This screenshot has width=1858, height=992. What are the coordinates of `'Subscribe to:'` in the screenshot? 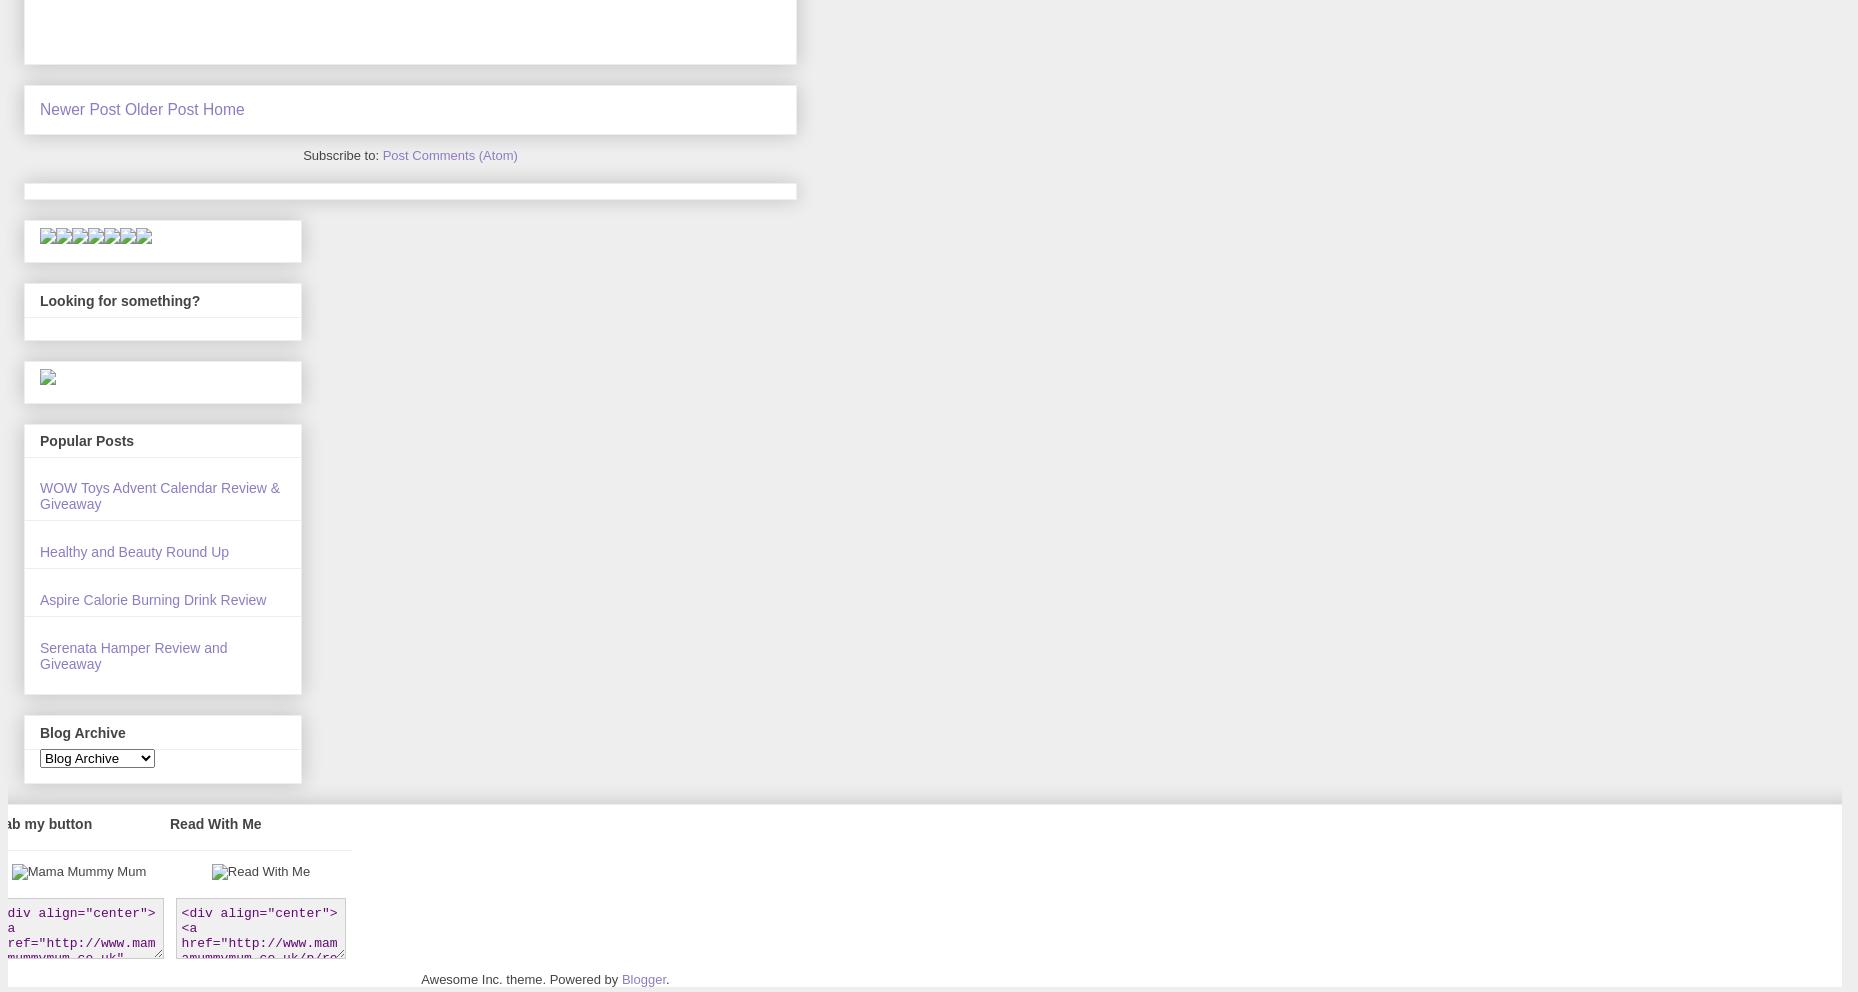 It's located at (303, 155).